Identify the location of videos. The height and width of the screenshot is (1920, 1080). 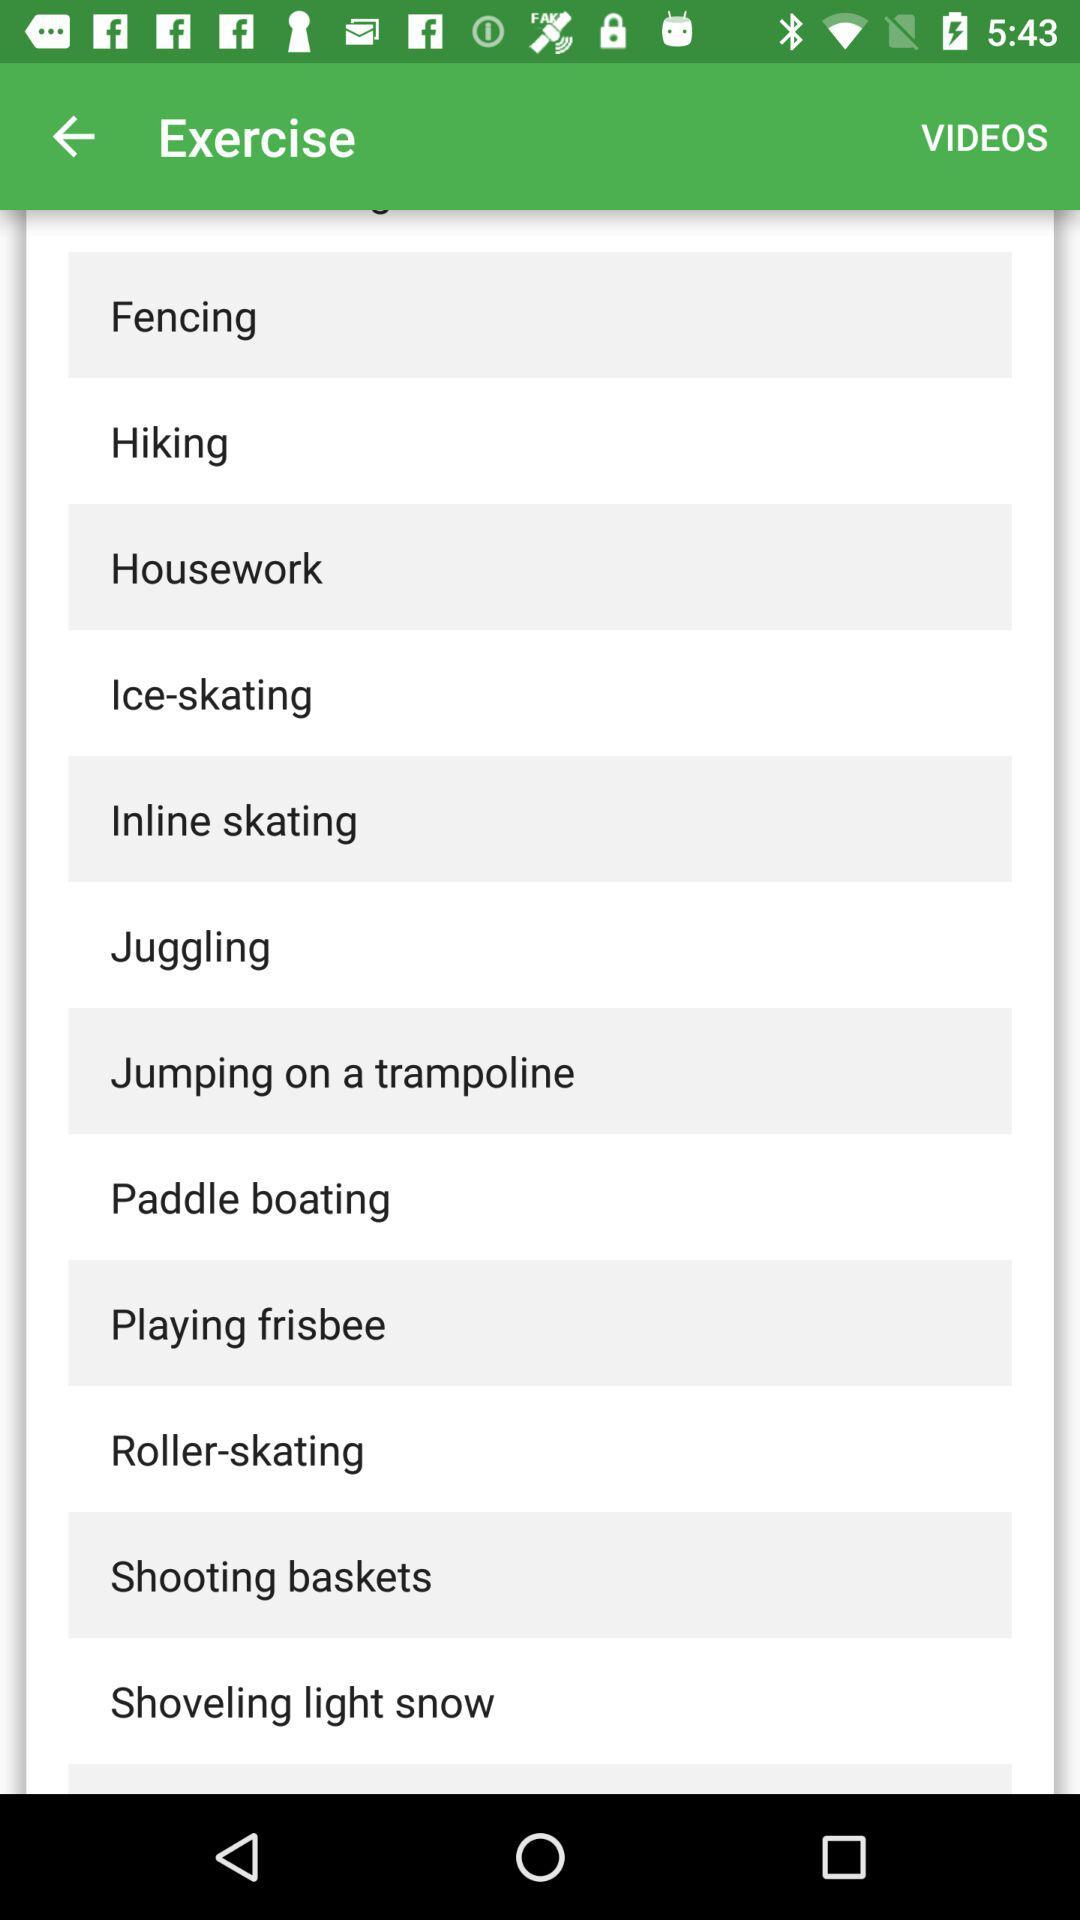
(983, 135).